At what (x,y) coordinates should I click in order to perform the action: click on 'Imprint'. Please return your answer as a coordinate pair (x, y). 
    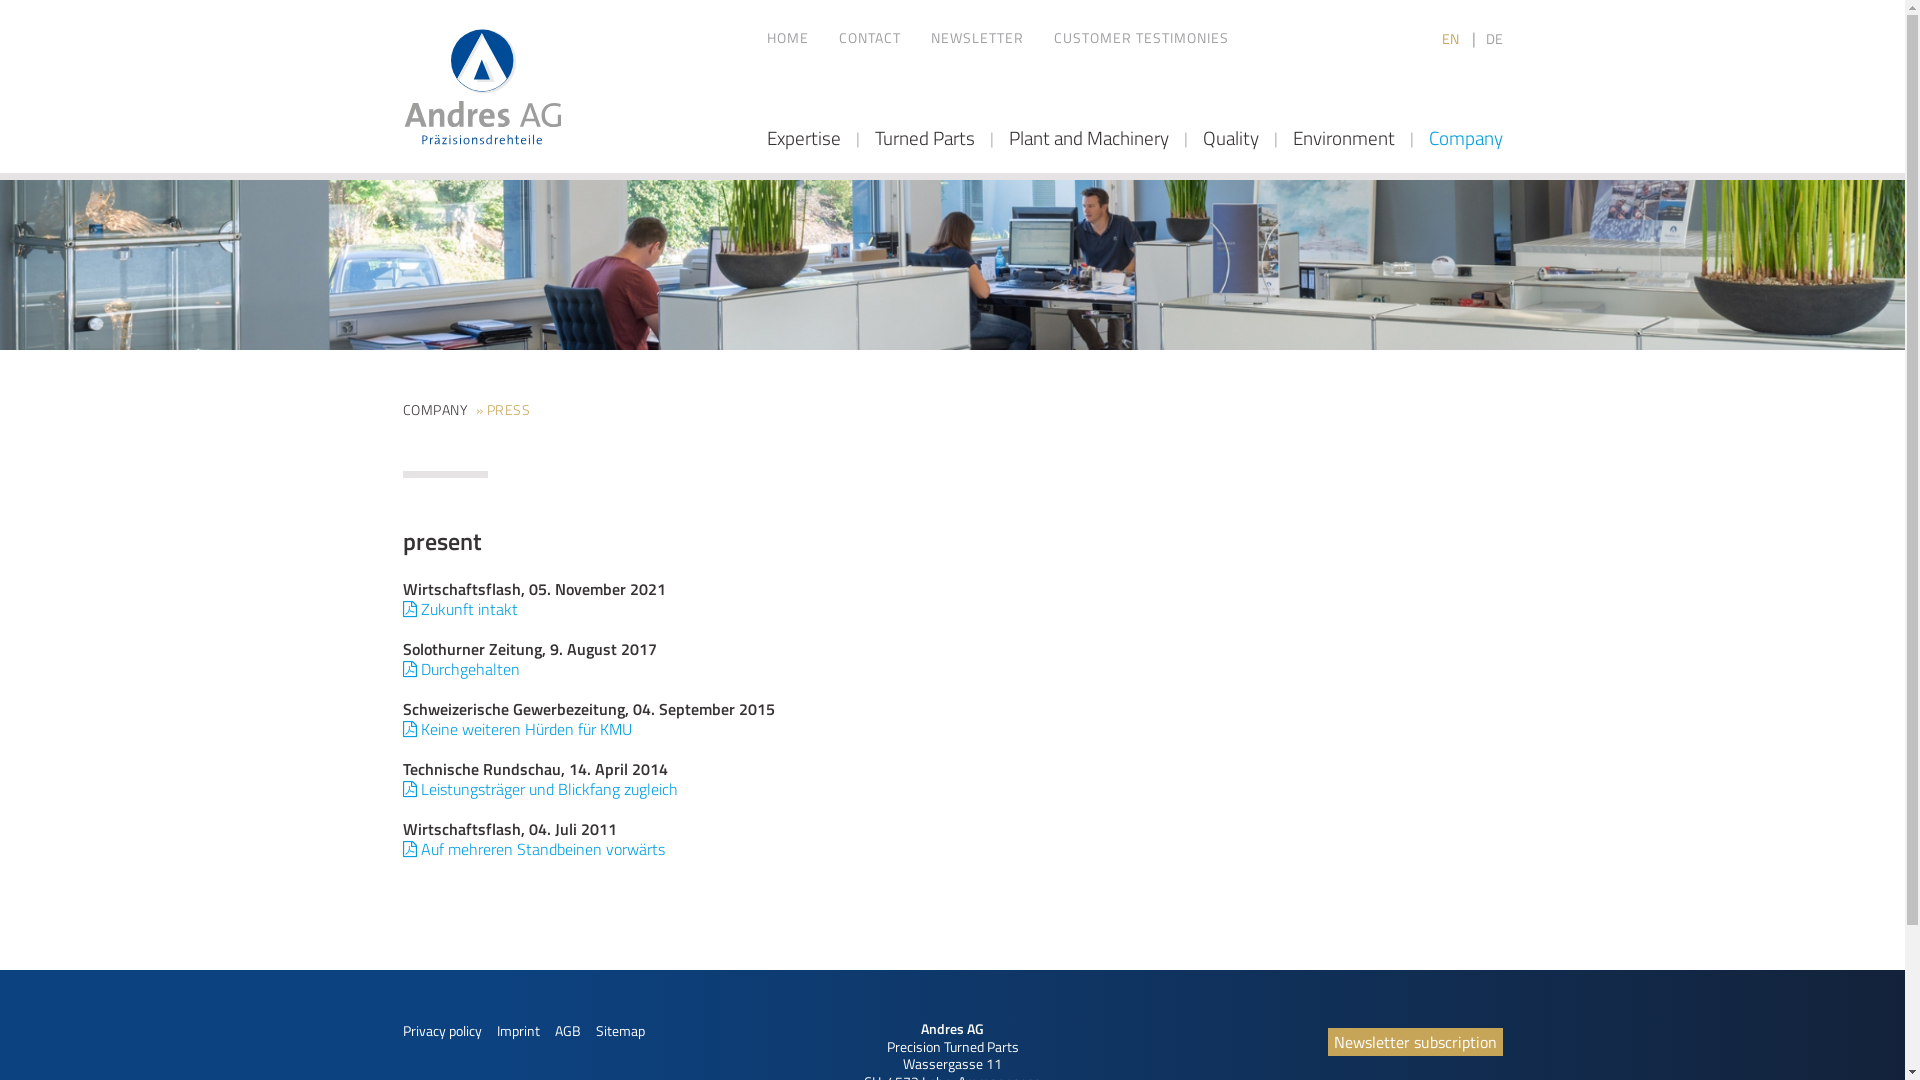
    Looking at the image, I should click on (517, 1030).